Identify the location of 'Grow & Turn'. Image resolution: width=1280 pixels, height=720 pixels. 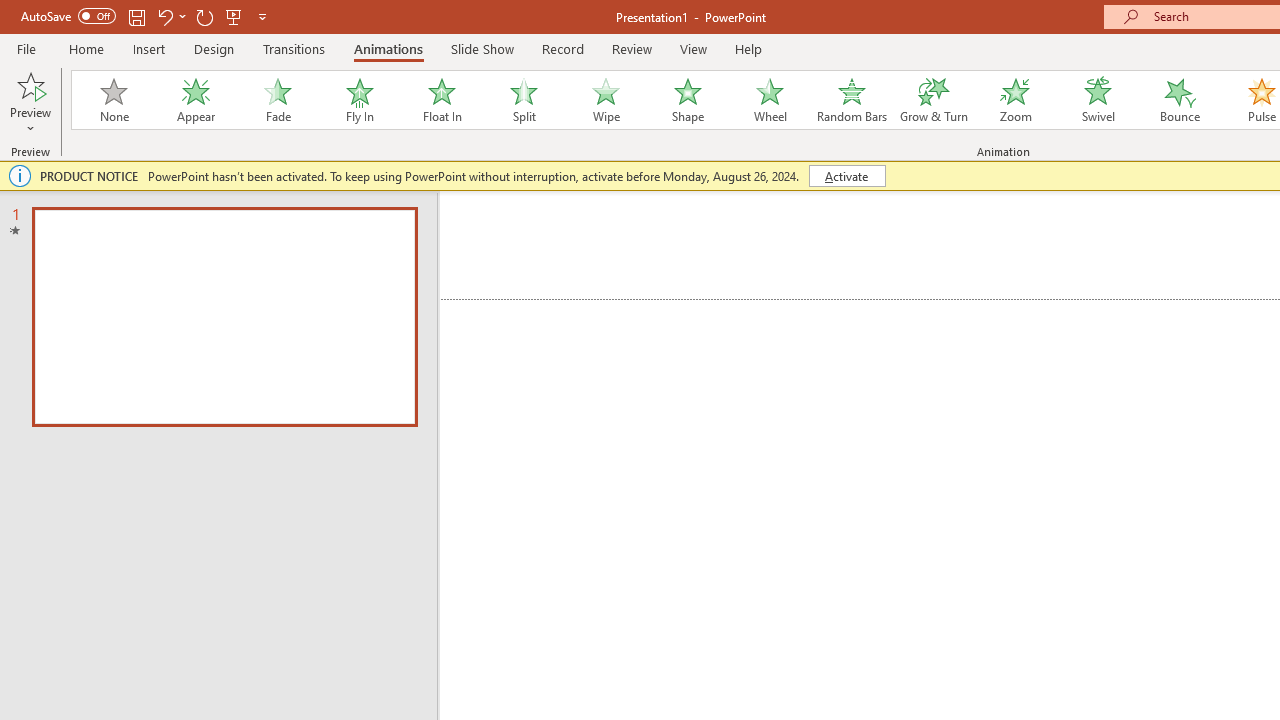
(933, 100).